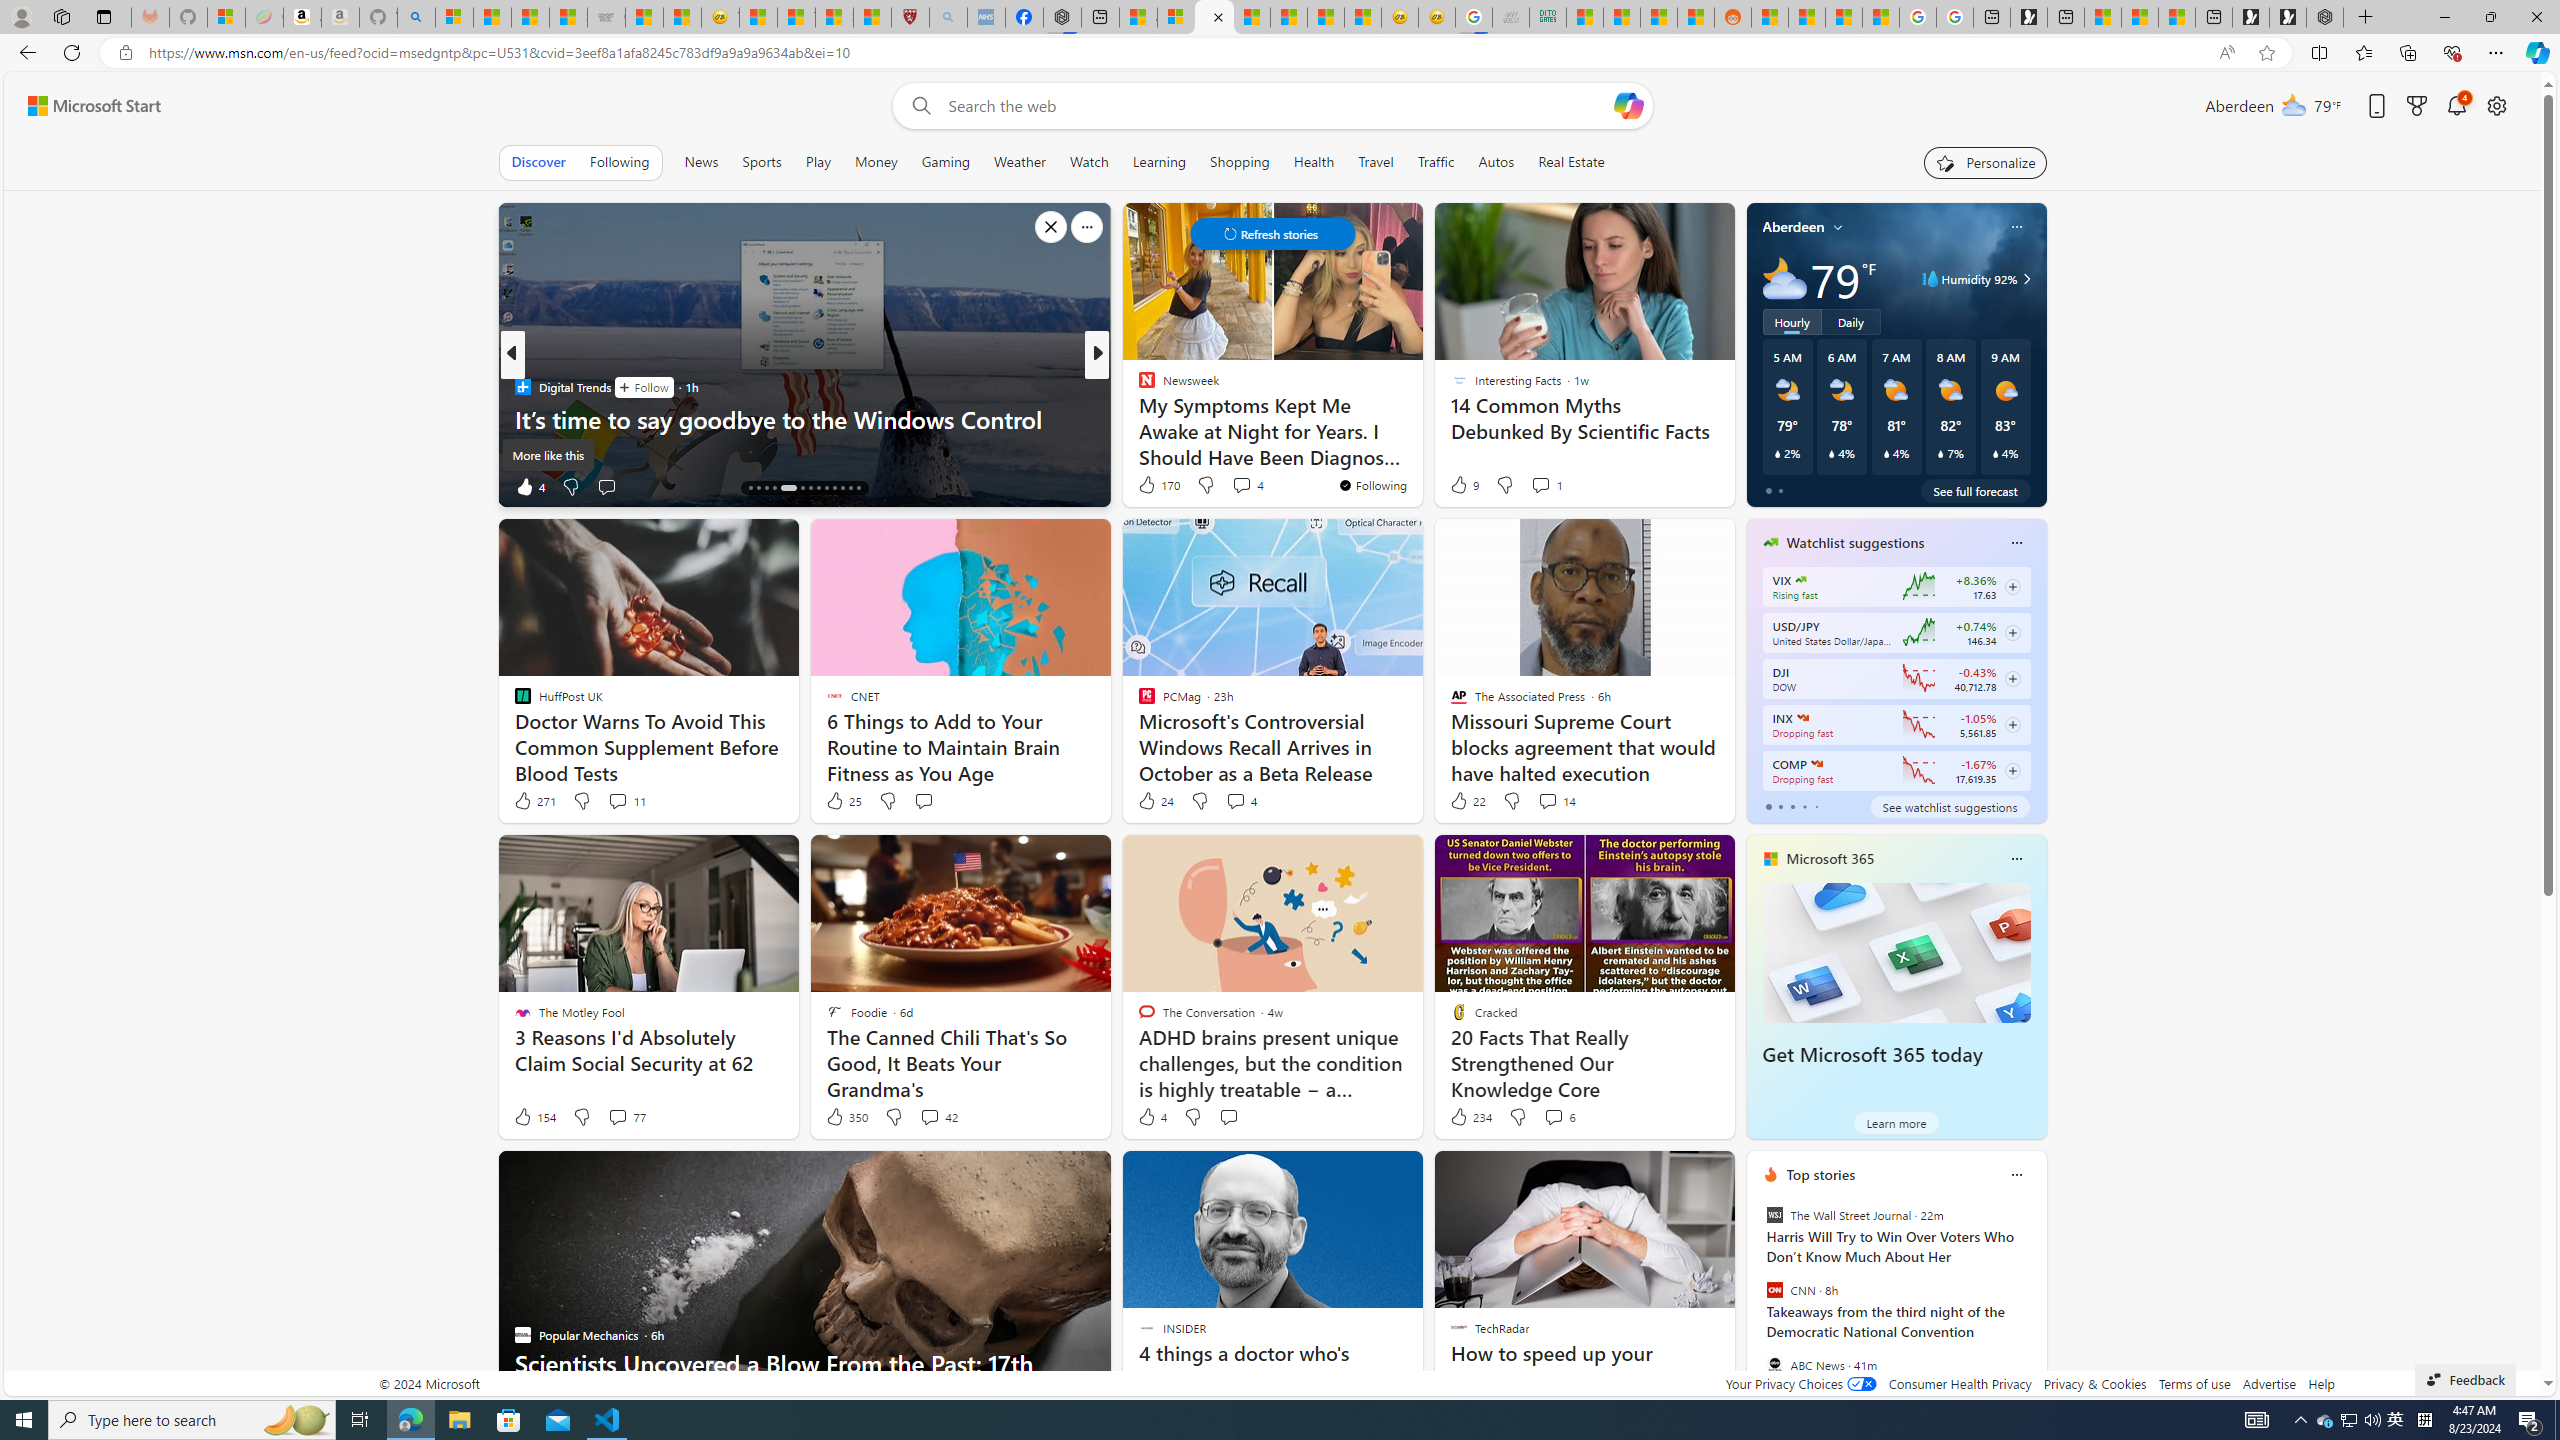  What do you see at coordinates (750, 487) in the screenshot?
I see `'AutomationID: tab-14'` at bounding box center [750, 487].